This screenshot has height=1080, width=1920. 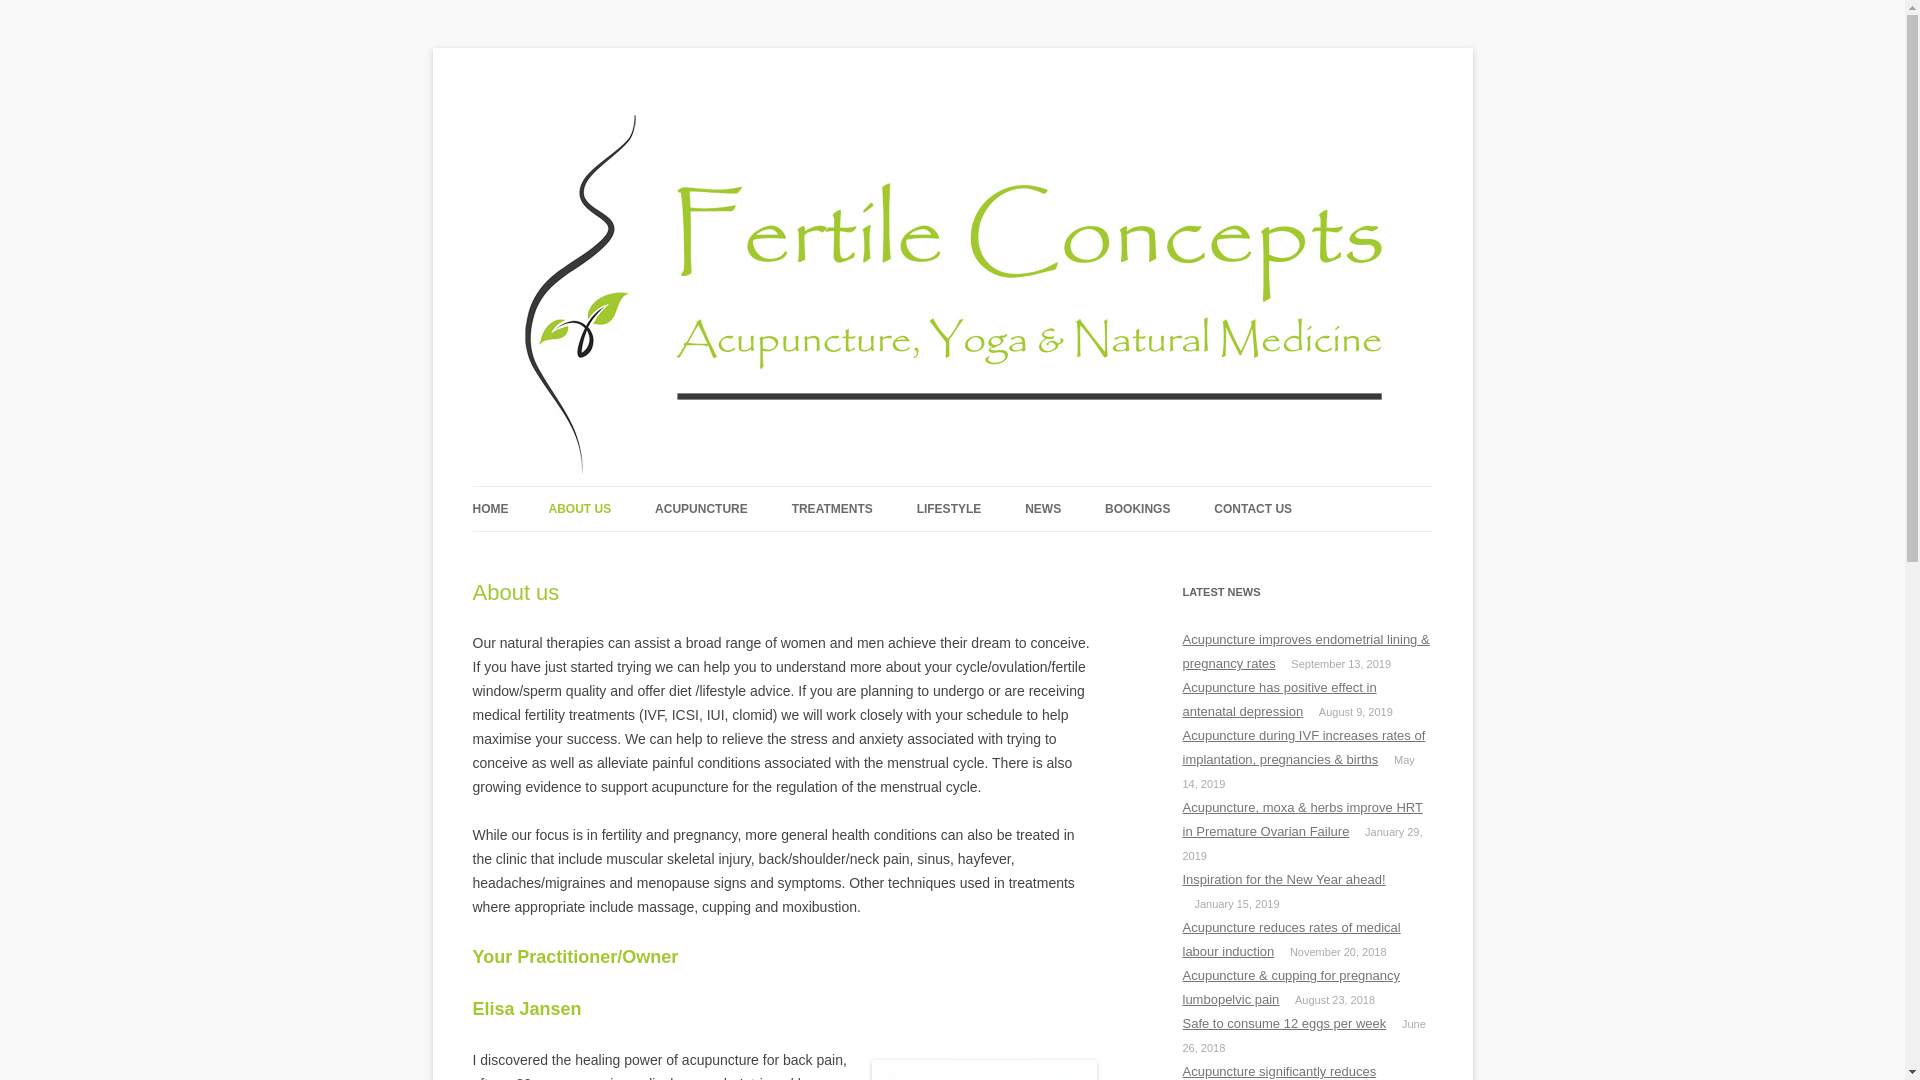 What do you see at coordinates (1041, 508) in the screenshot?
I see `'NEWS'` at bounding box center [1041, 508].